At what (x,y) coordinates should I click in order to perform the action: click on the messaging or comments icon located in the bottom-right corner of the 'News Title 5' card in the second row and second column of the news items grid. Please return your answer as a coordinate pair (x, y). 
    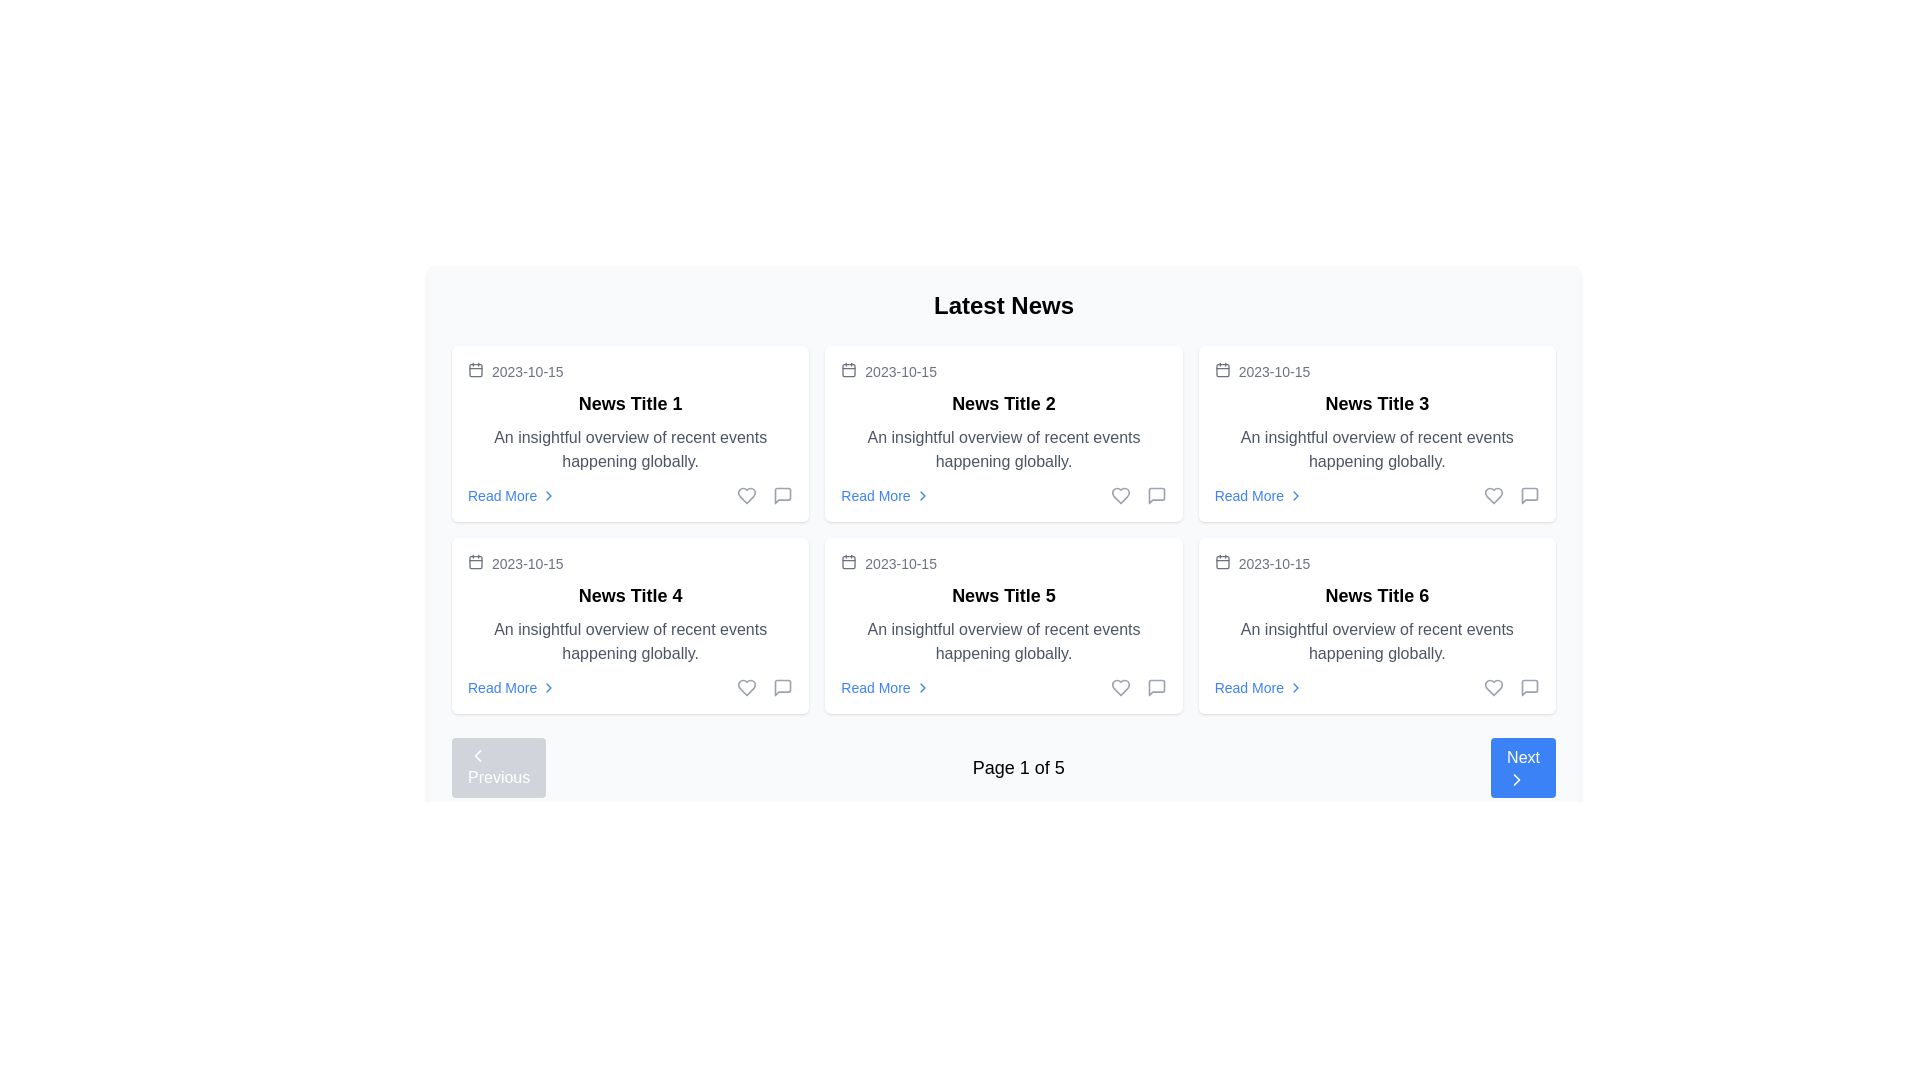
    Looking at the image, I should click on (1156, 686).